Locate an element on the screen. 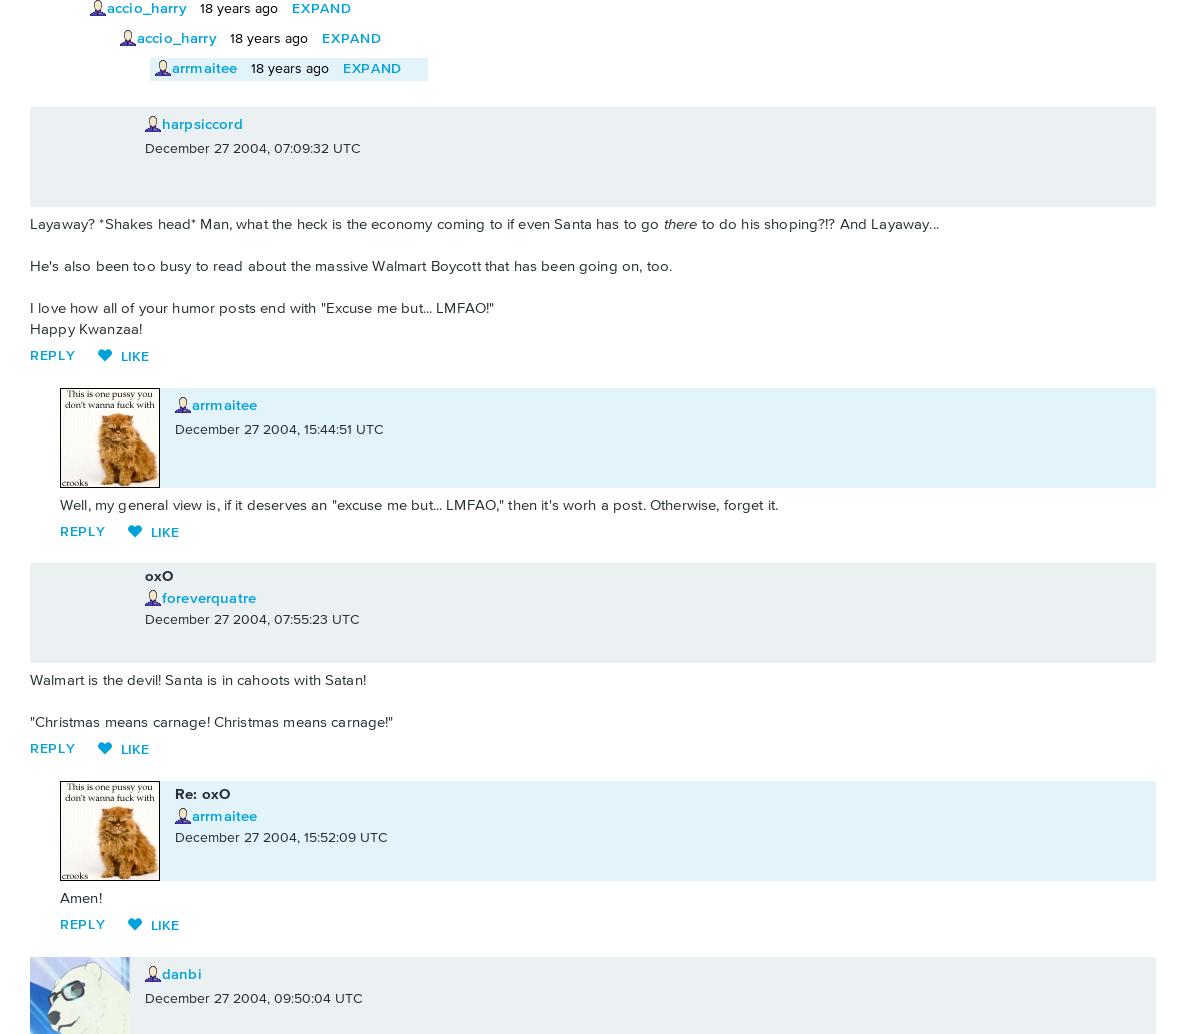  'December 27 2004, 09:50:04 UTC' is located at coordinates (252, 997).